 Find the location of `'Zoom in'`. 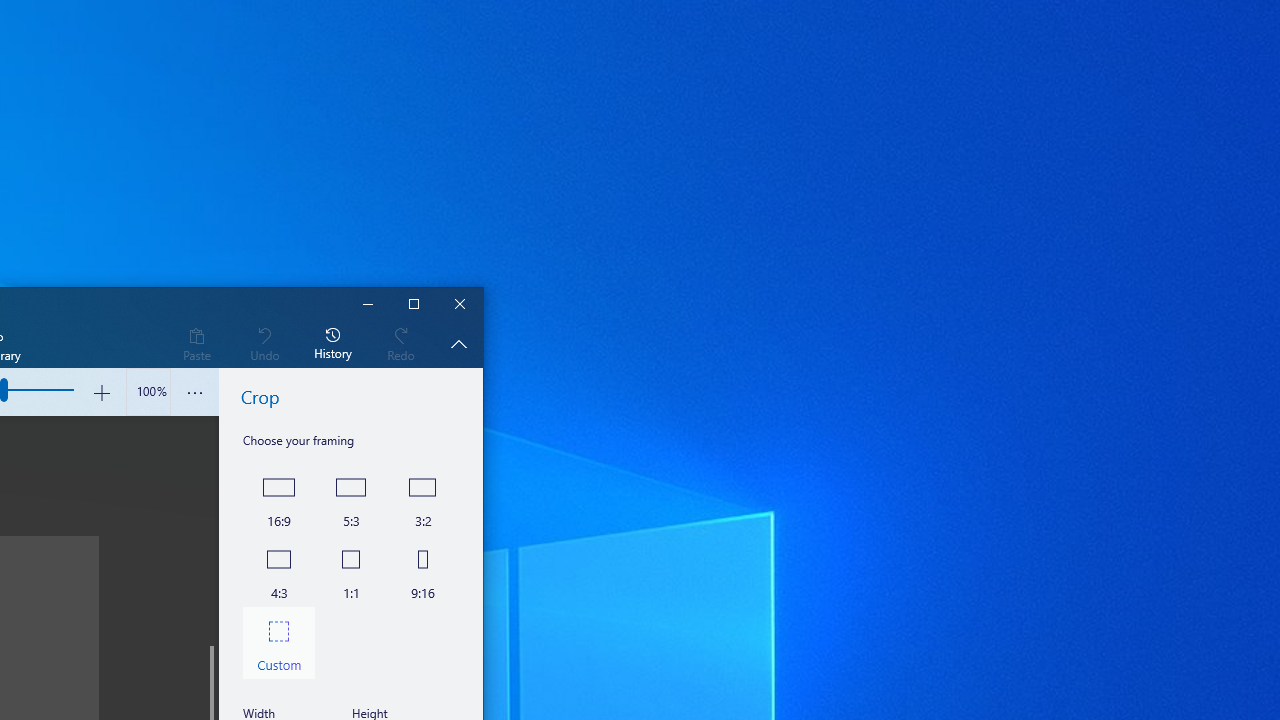

'Zoom in' is located at coordinates (100, 392).